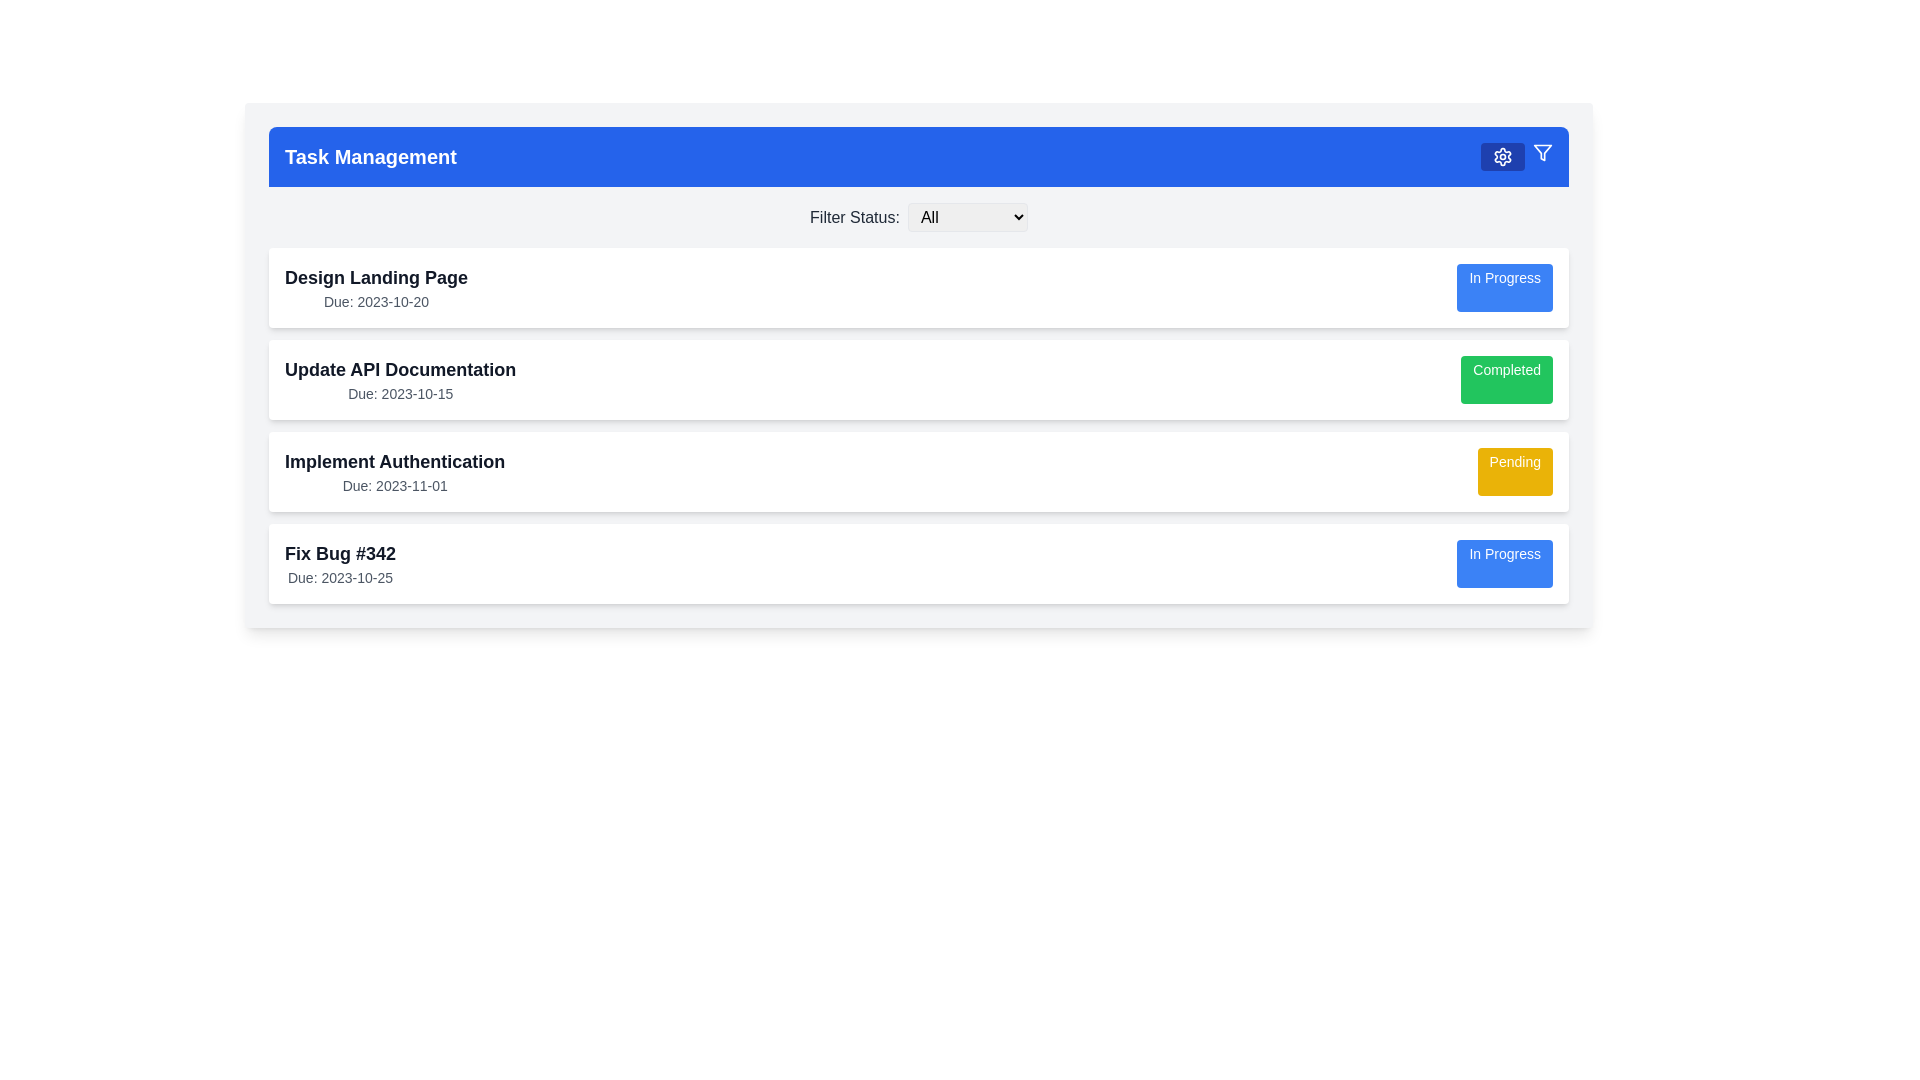  Describe the element at coordinates (917, 380) in the screenshot. I see `the second task entry in the task list that displays the title, due date, and status, positioned between 'Design Landing Page' and 'Implement Authentication'` at that location.